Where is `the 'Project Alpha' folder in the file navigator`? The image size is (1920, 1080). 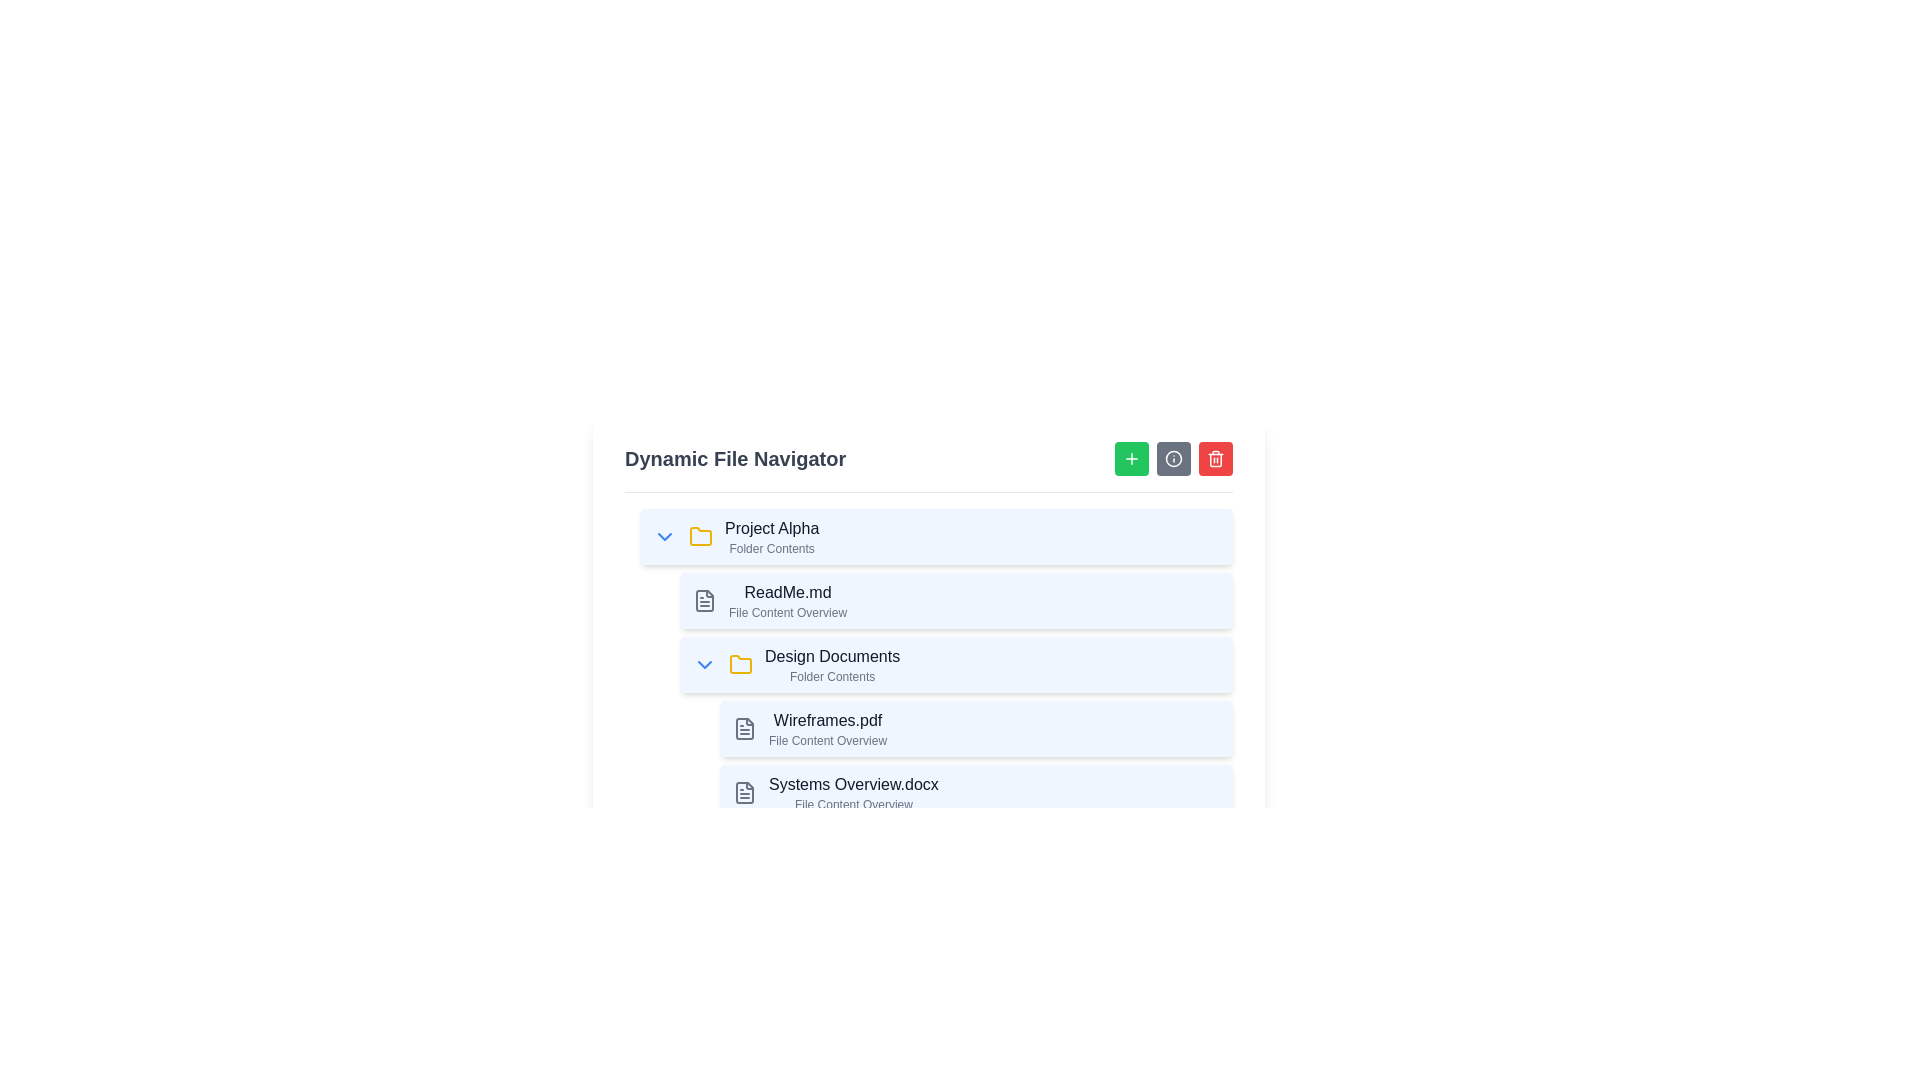 the 'Project Alpha' folder in the file navigator is located at coordinates (935, 535).